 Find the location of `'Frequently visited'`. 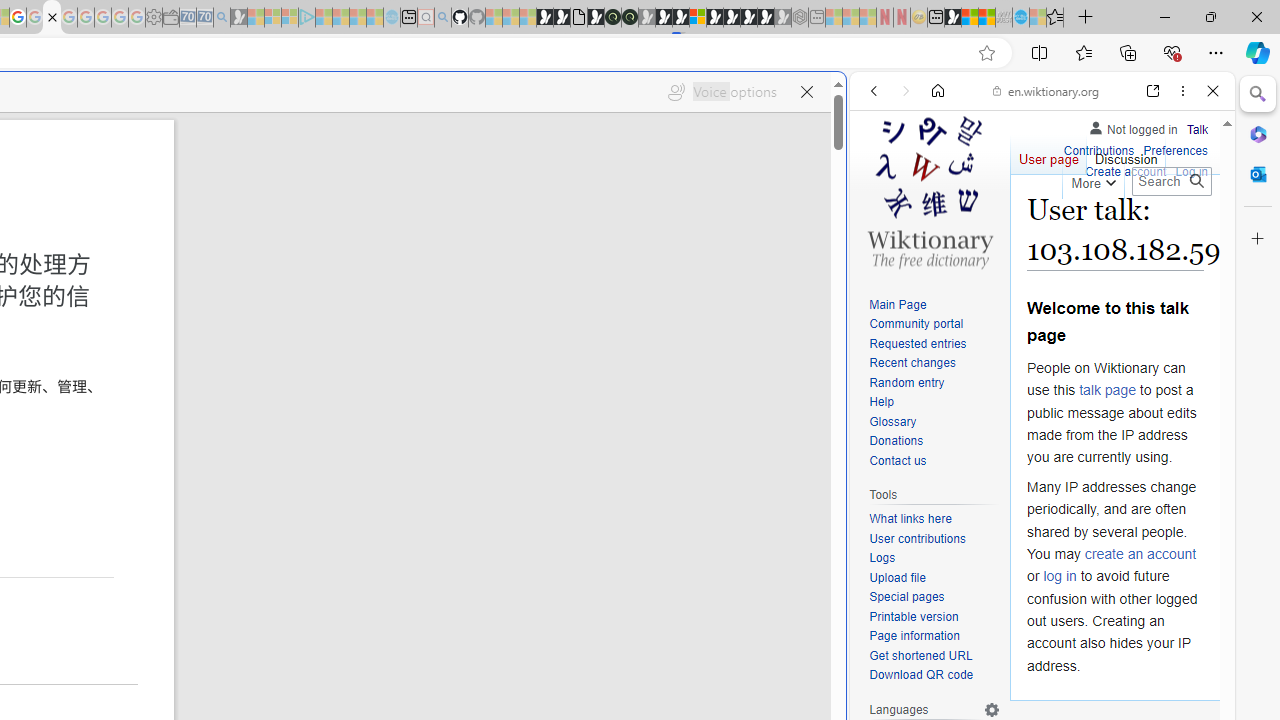

'Frequently visited' is located at coordinates (417, 265).